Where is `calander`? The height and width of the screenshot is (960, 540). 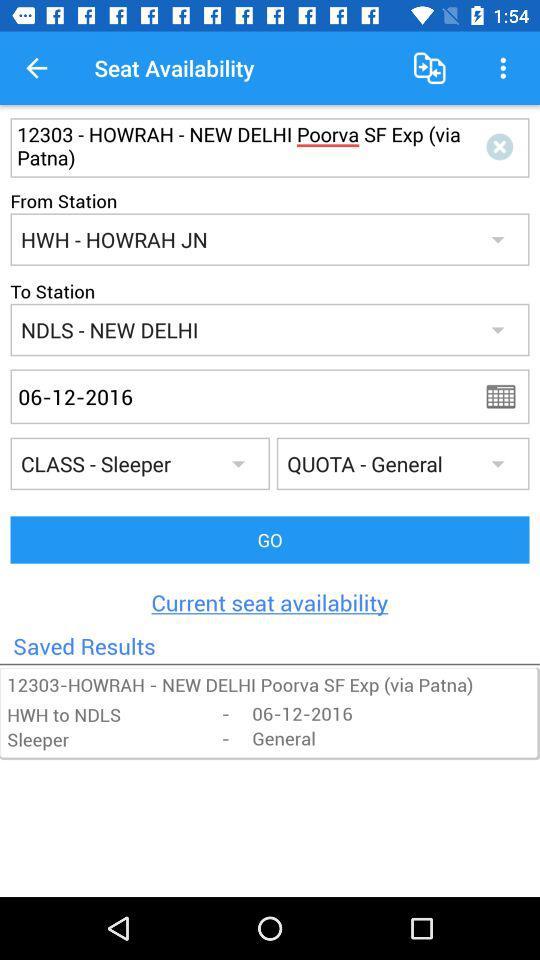 calander is located at coordinates (507, 395).